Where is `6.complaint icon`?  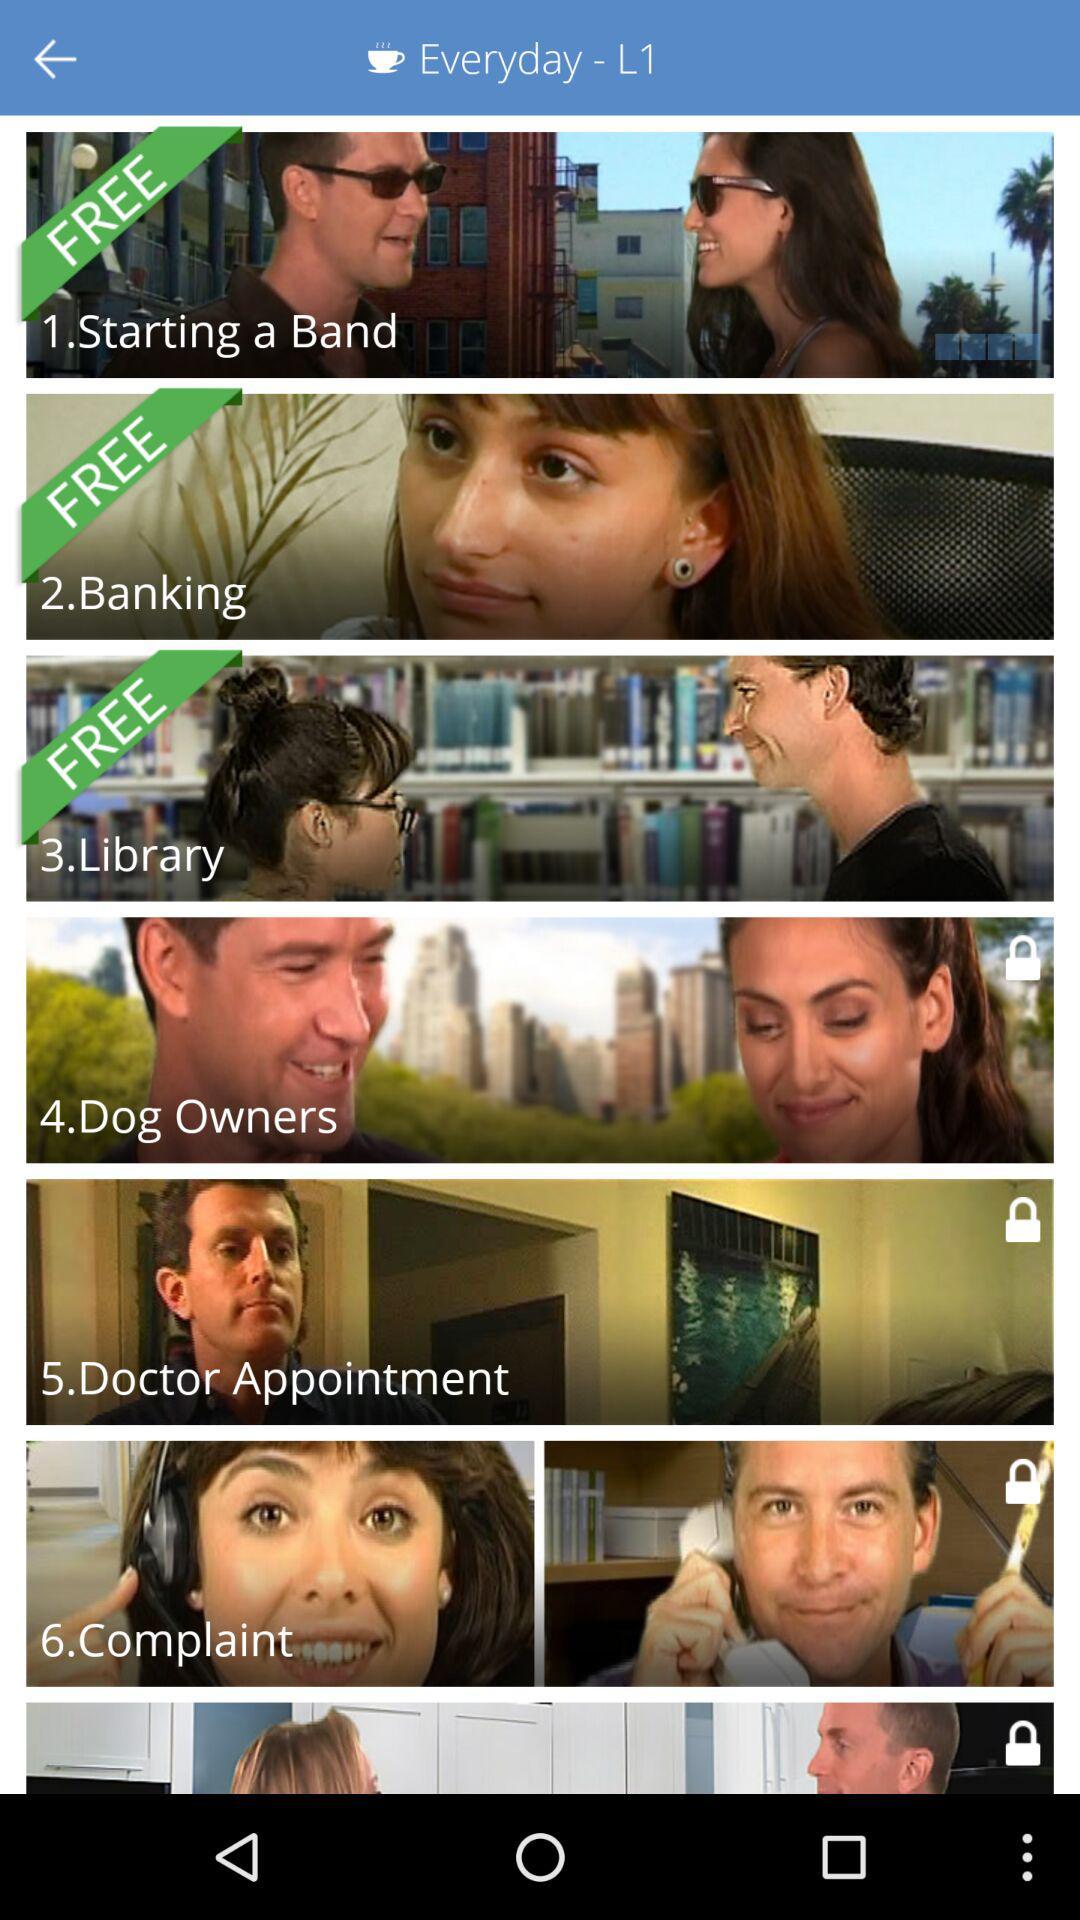
6.complaint icon is located at coordinates (165, 1638).